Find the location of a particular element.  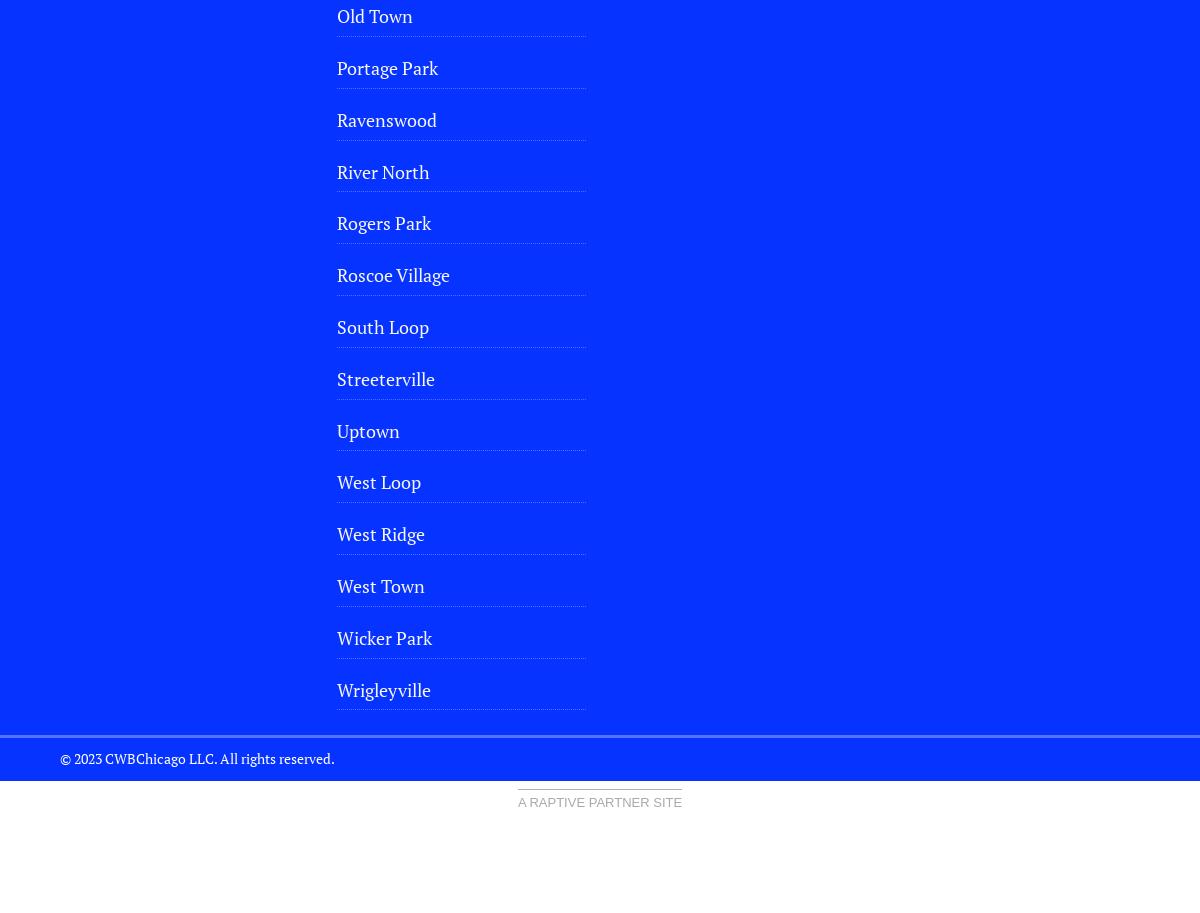

'Wicker Park' is located at coordinates (336, 636).